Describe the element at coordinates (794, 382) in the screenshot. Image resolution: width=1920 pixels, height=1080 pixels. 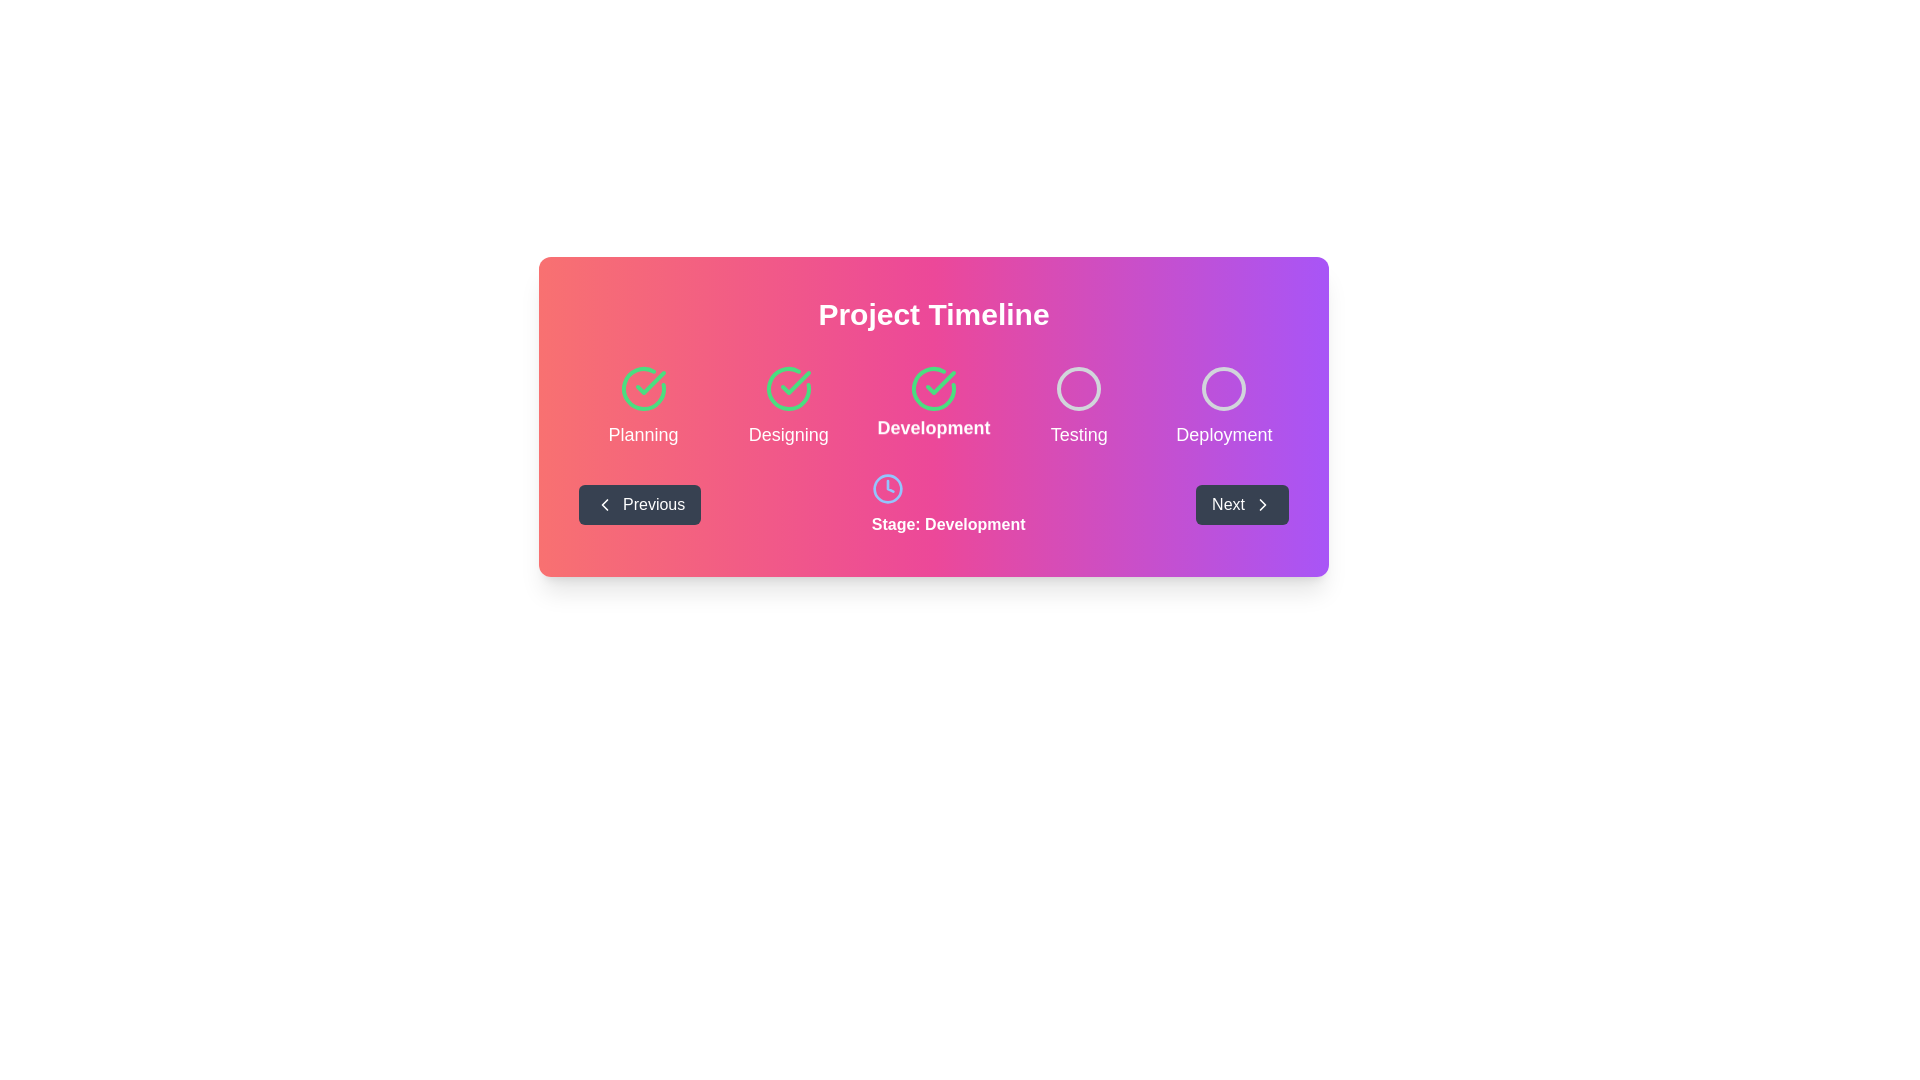
I see `the second checkmark icon in the timeline, which is styled with a green stroke and set within a circular frame` at that location.